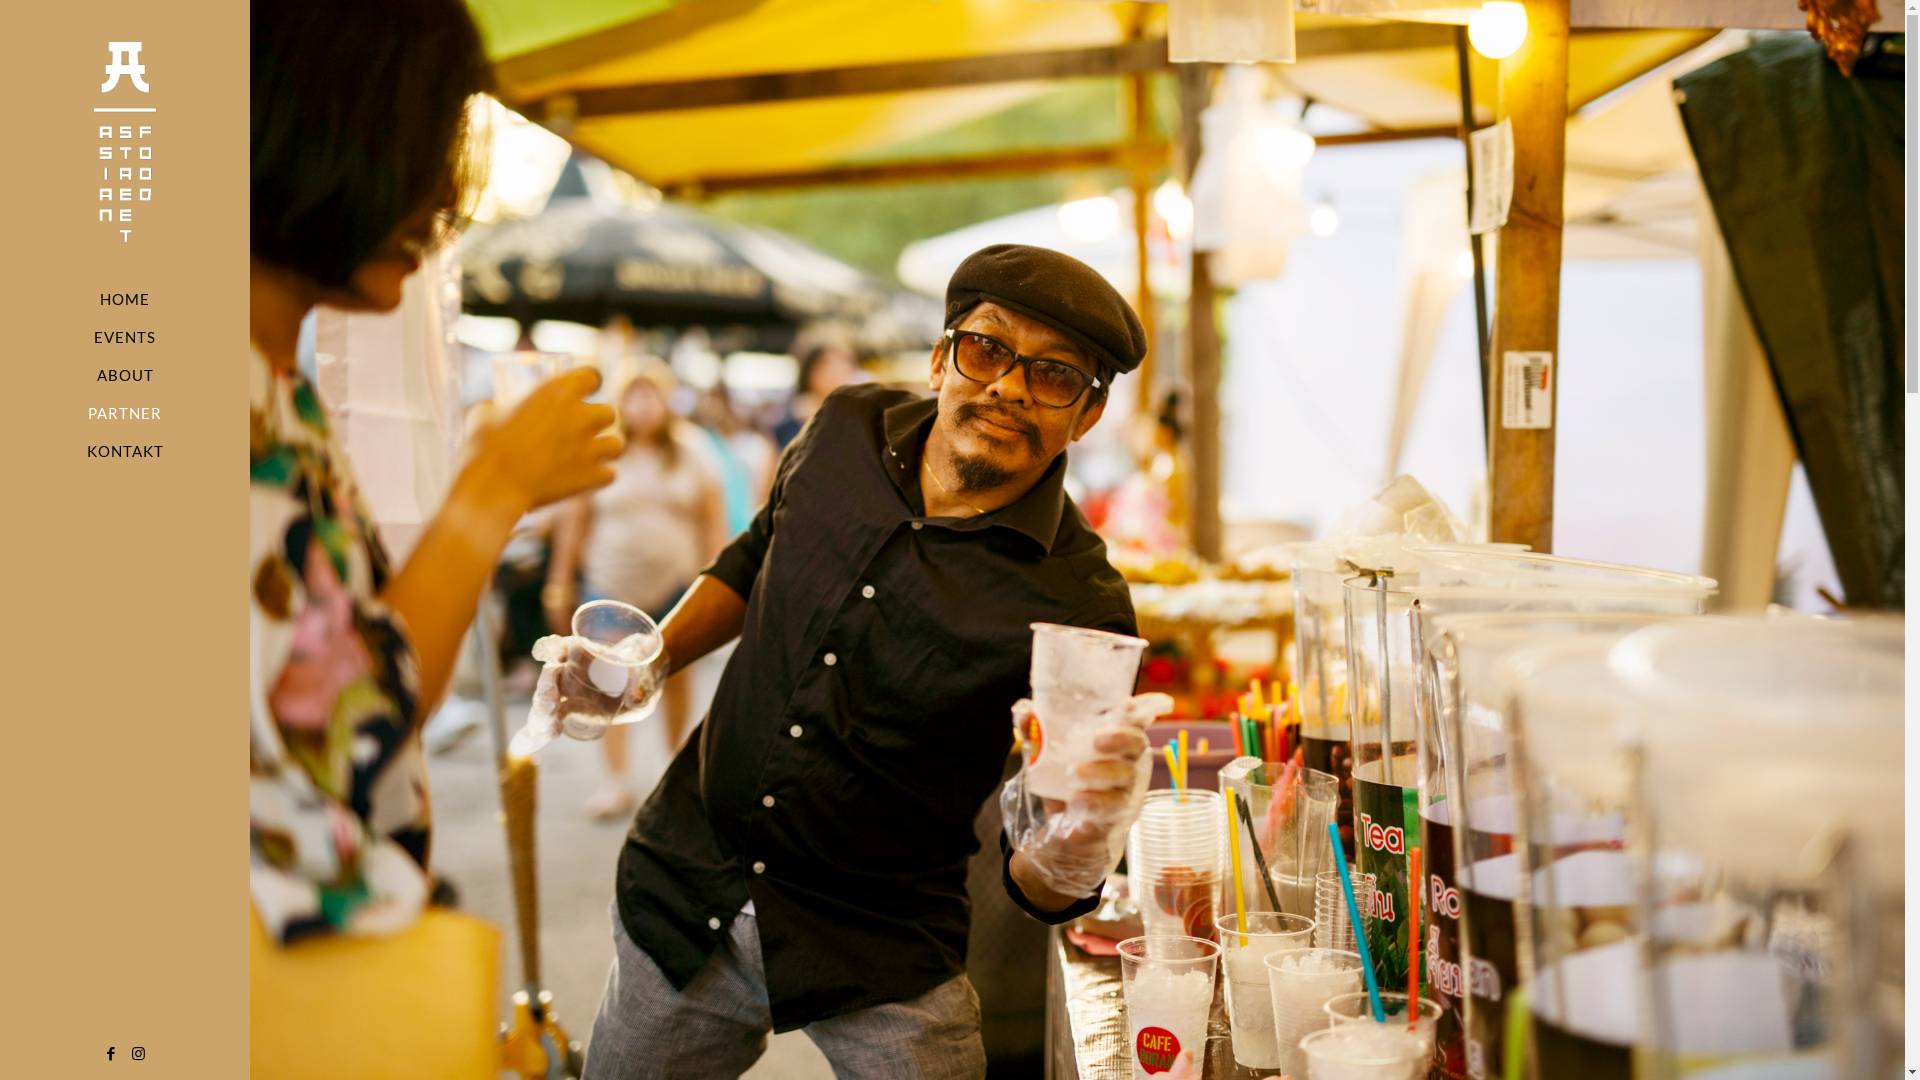  What do you see at coordinates (123, 335) in the screenshot?
I see `'EVENTS'` at bounding box center [123, 335].